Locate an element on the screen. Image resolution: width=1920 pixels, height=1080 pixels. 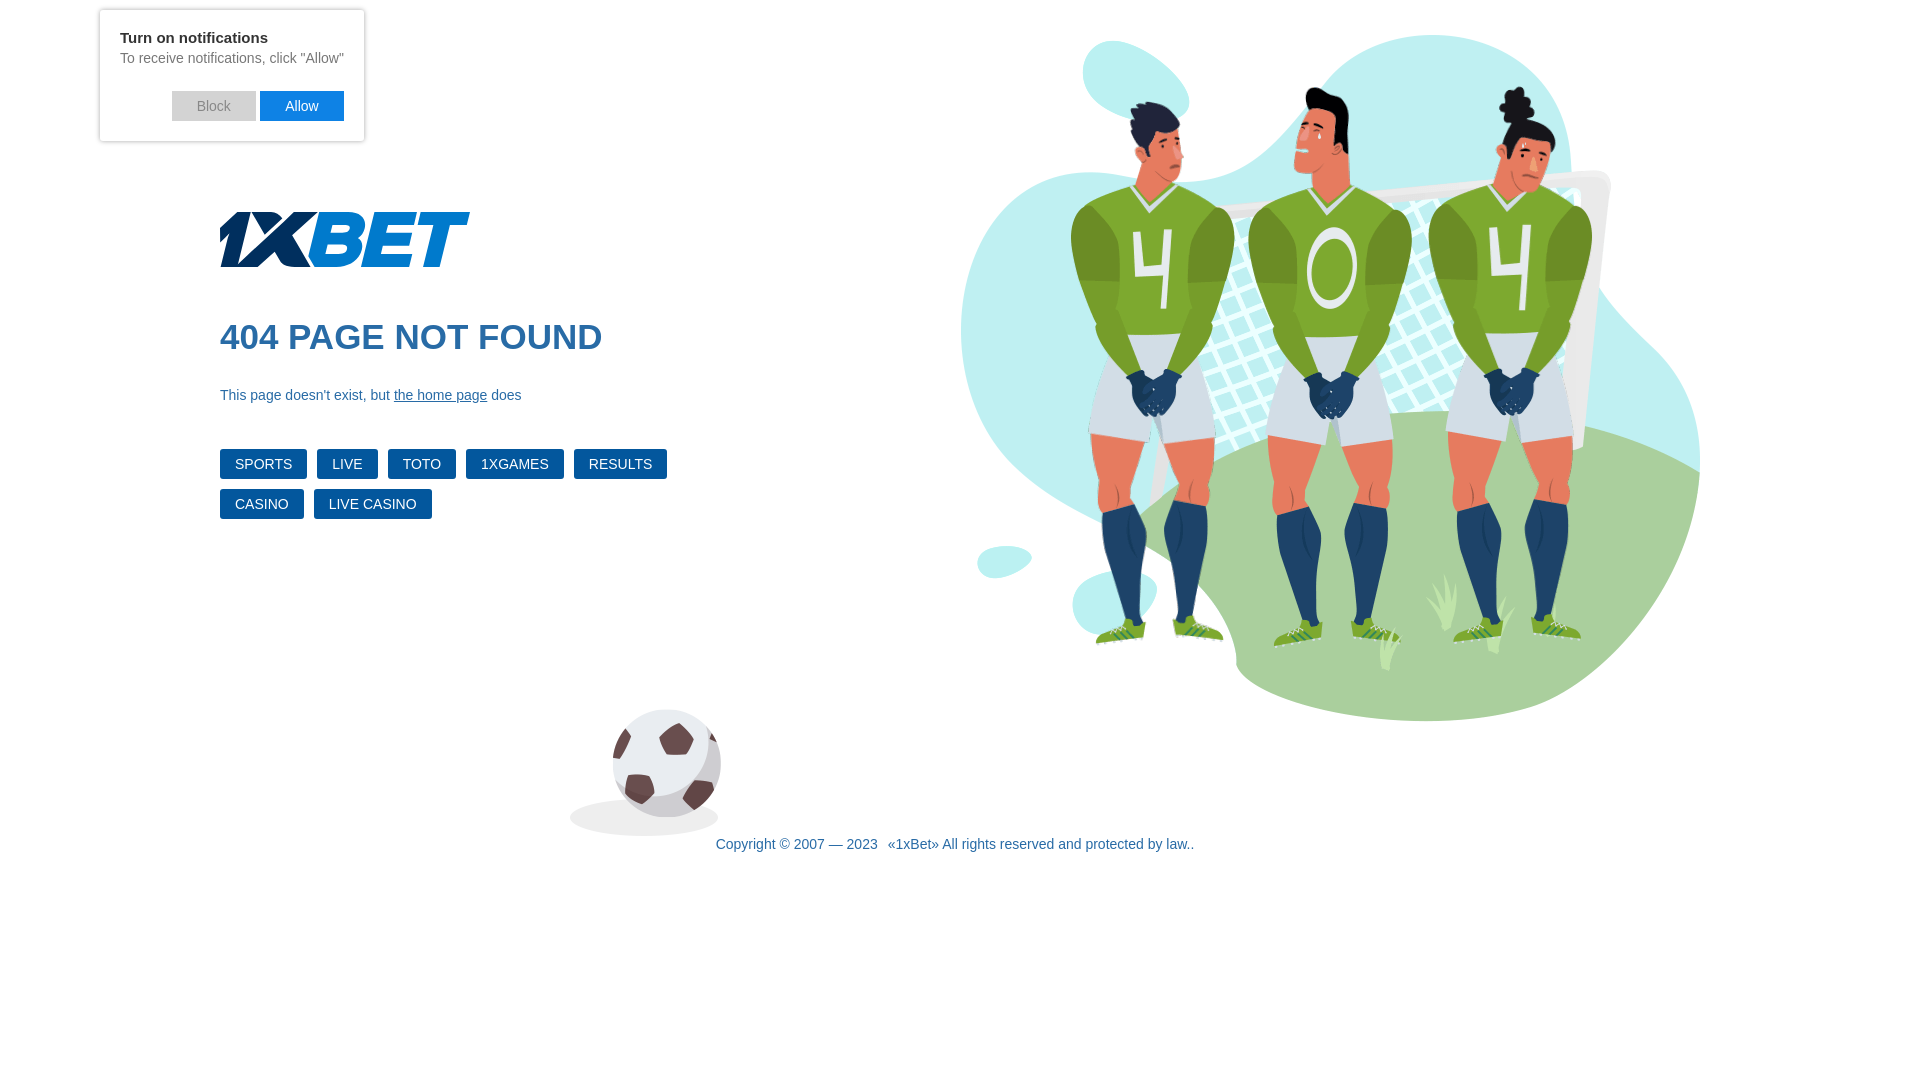
'CASINO' is located at coordinates (261, 503).